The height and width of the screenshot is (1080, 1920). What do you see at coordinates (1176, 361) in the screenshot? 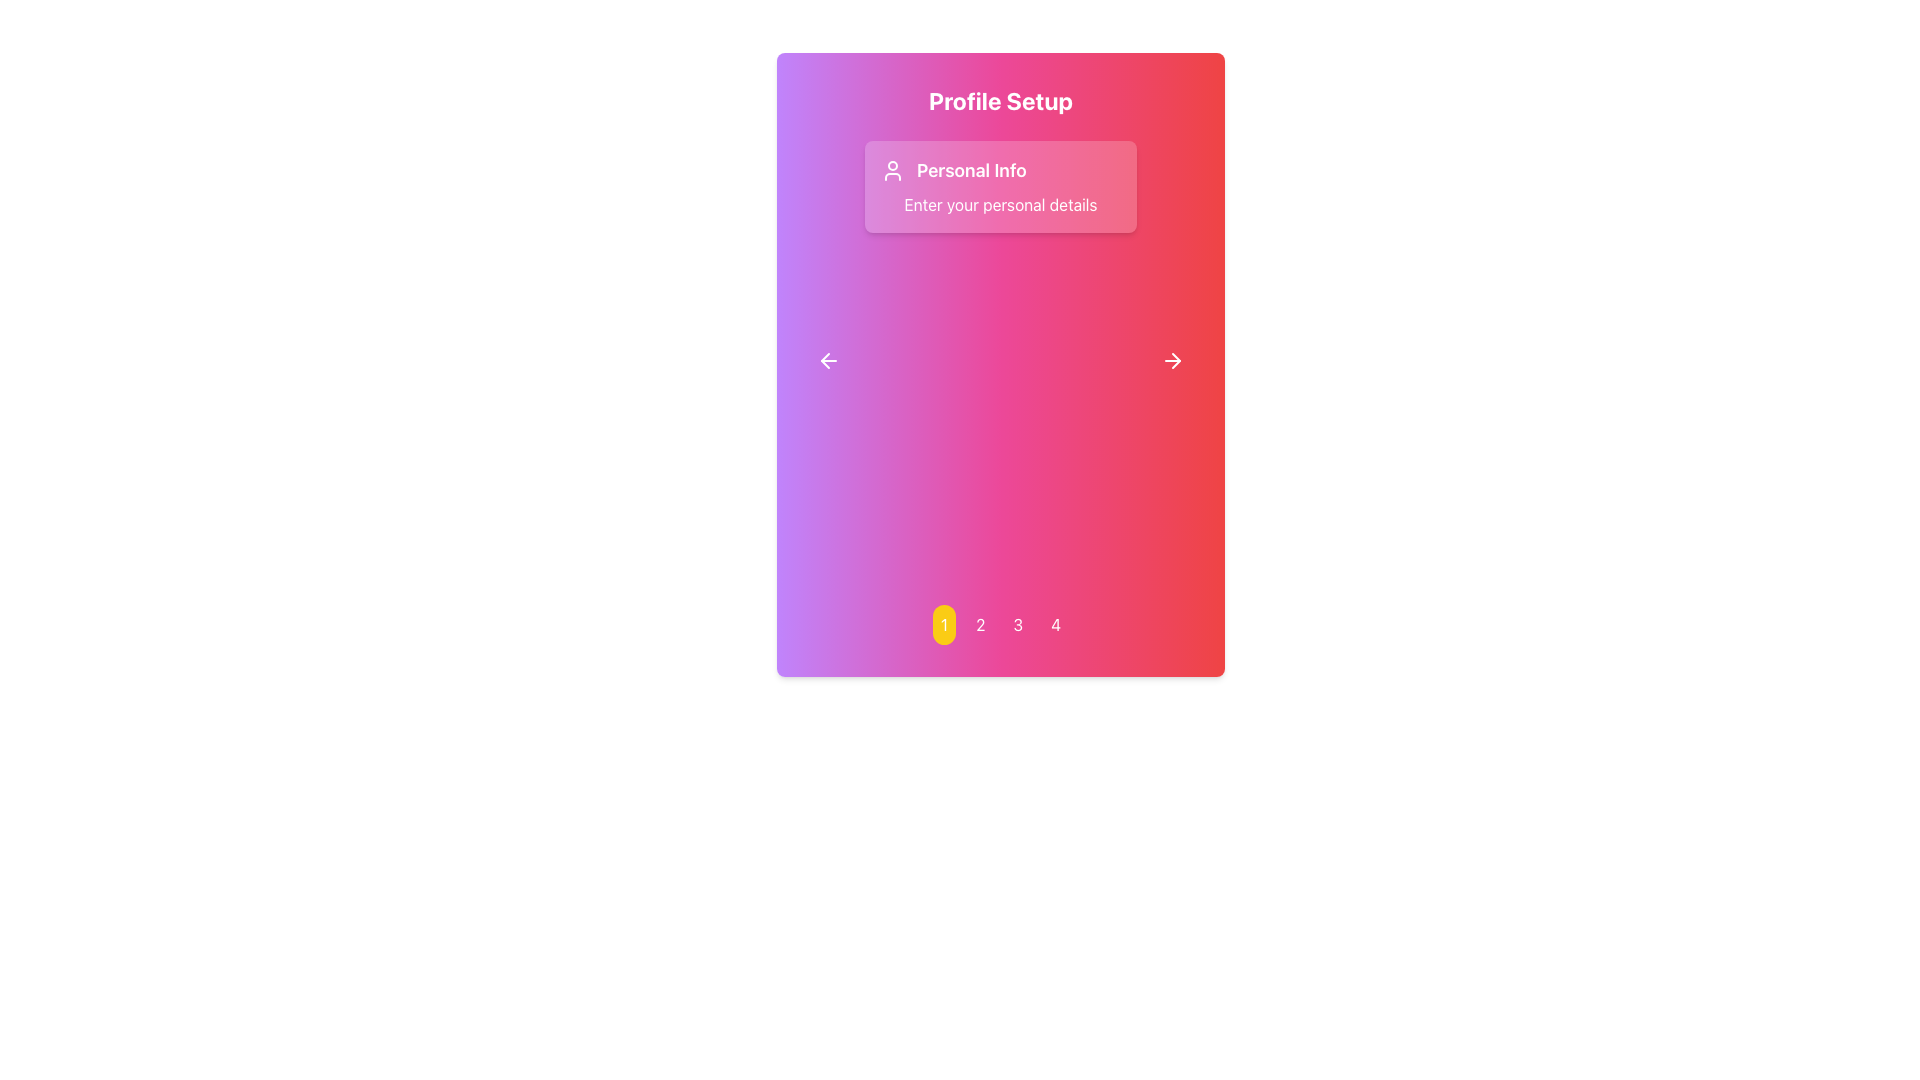
I see `the right arrow icon` at bounding box center [1176, 361].